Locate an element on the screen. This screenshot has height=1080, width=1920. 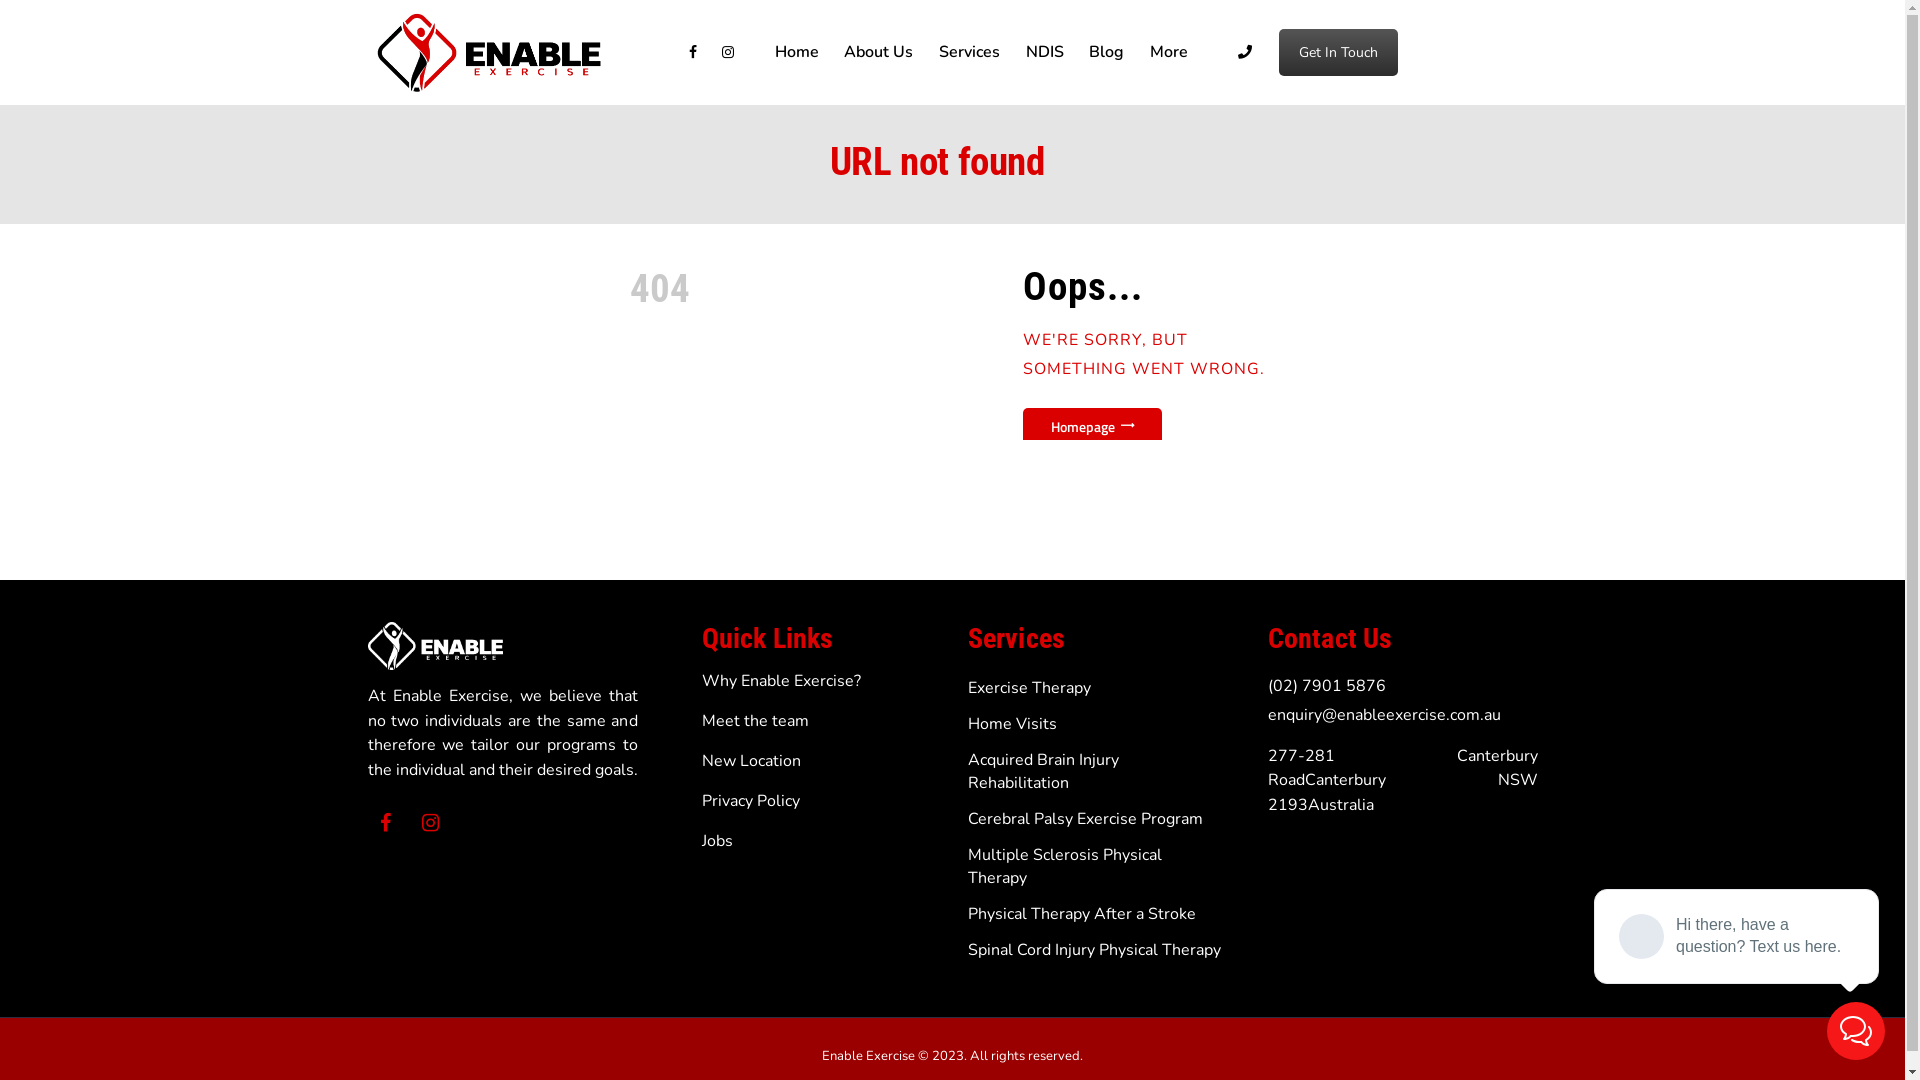
'Blog' is located at coordinates (1105, 51).